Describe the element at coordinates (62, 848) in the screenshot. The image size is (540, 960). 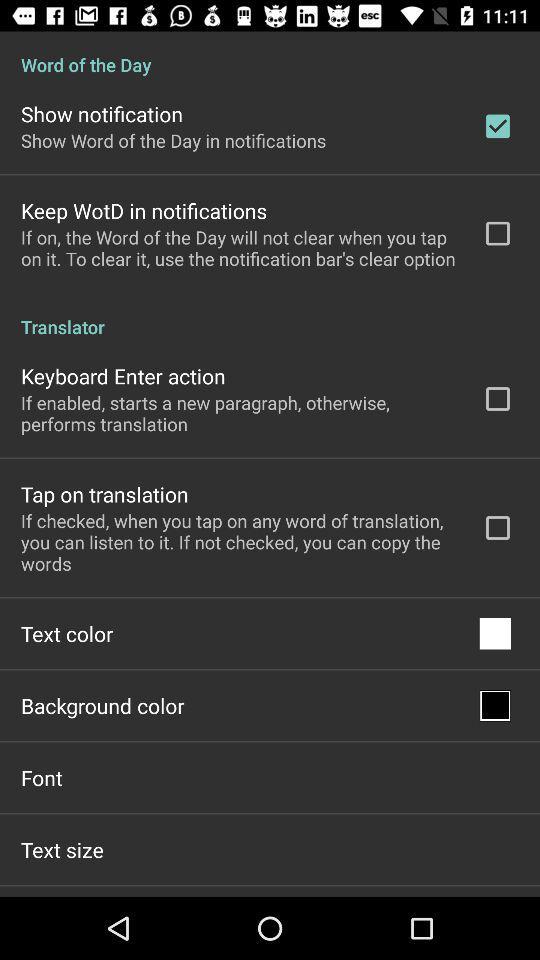
I see `the text size icon` at that location.